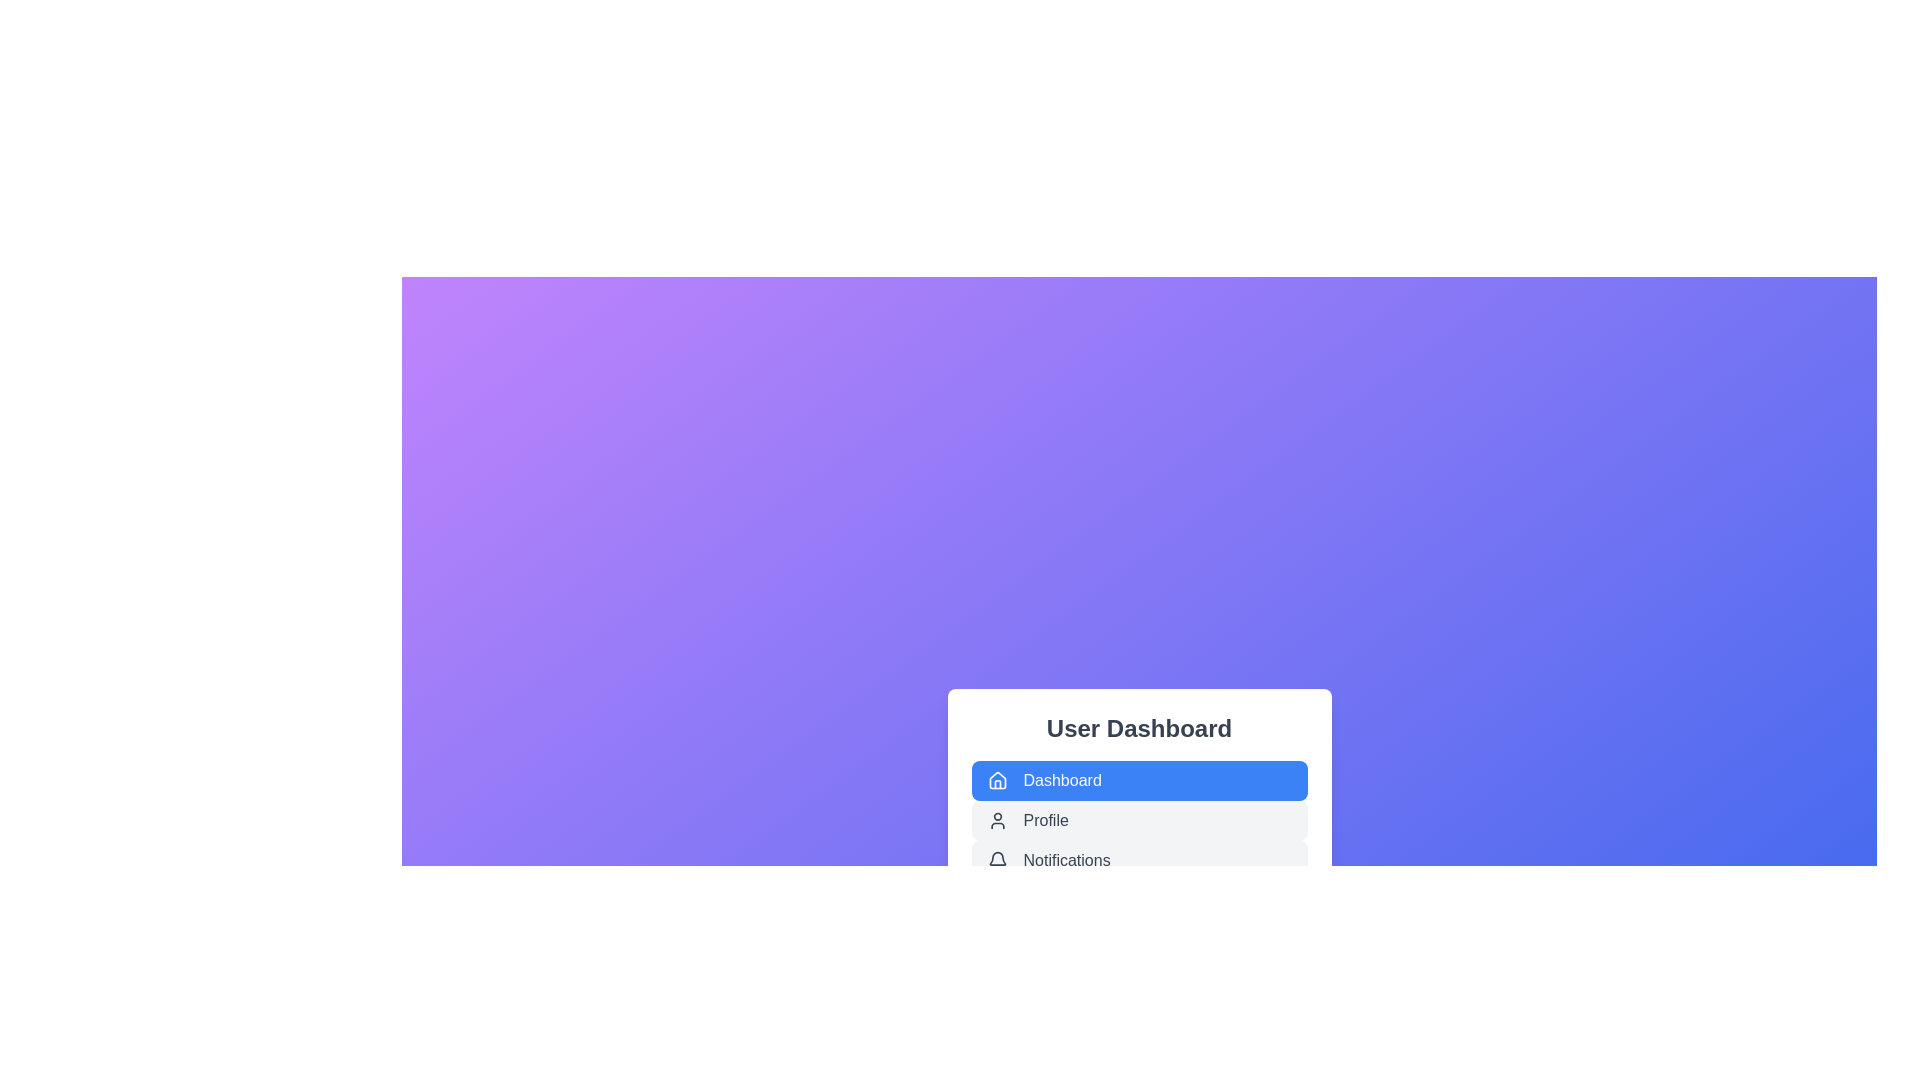 The width and height of the screenshot is (1920, 1080). What do you see at coordinates (1139, 859) in the screenshot?
I see `the third button in the navigation menu, located between the 'Profile' and 'Settings' buttons` at bounding box center [1139, 859].